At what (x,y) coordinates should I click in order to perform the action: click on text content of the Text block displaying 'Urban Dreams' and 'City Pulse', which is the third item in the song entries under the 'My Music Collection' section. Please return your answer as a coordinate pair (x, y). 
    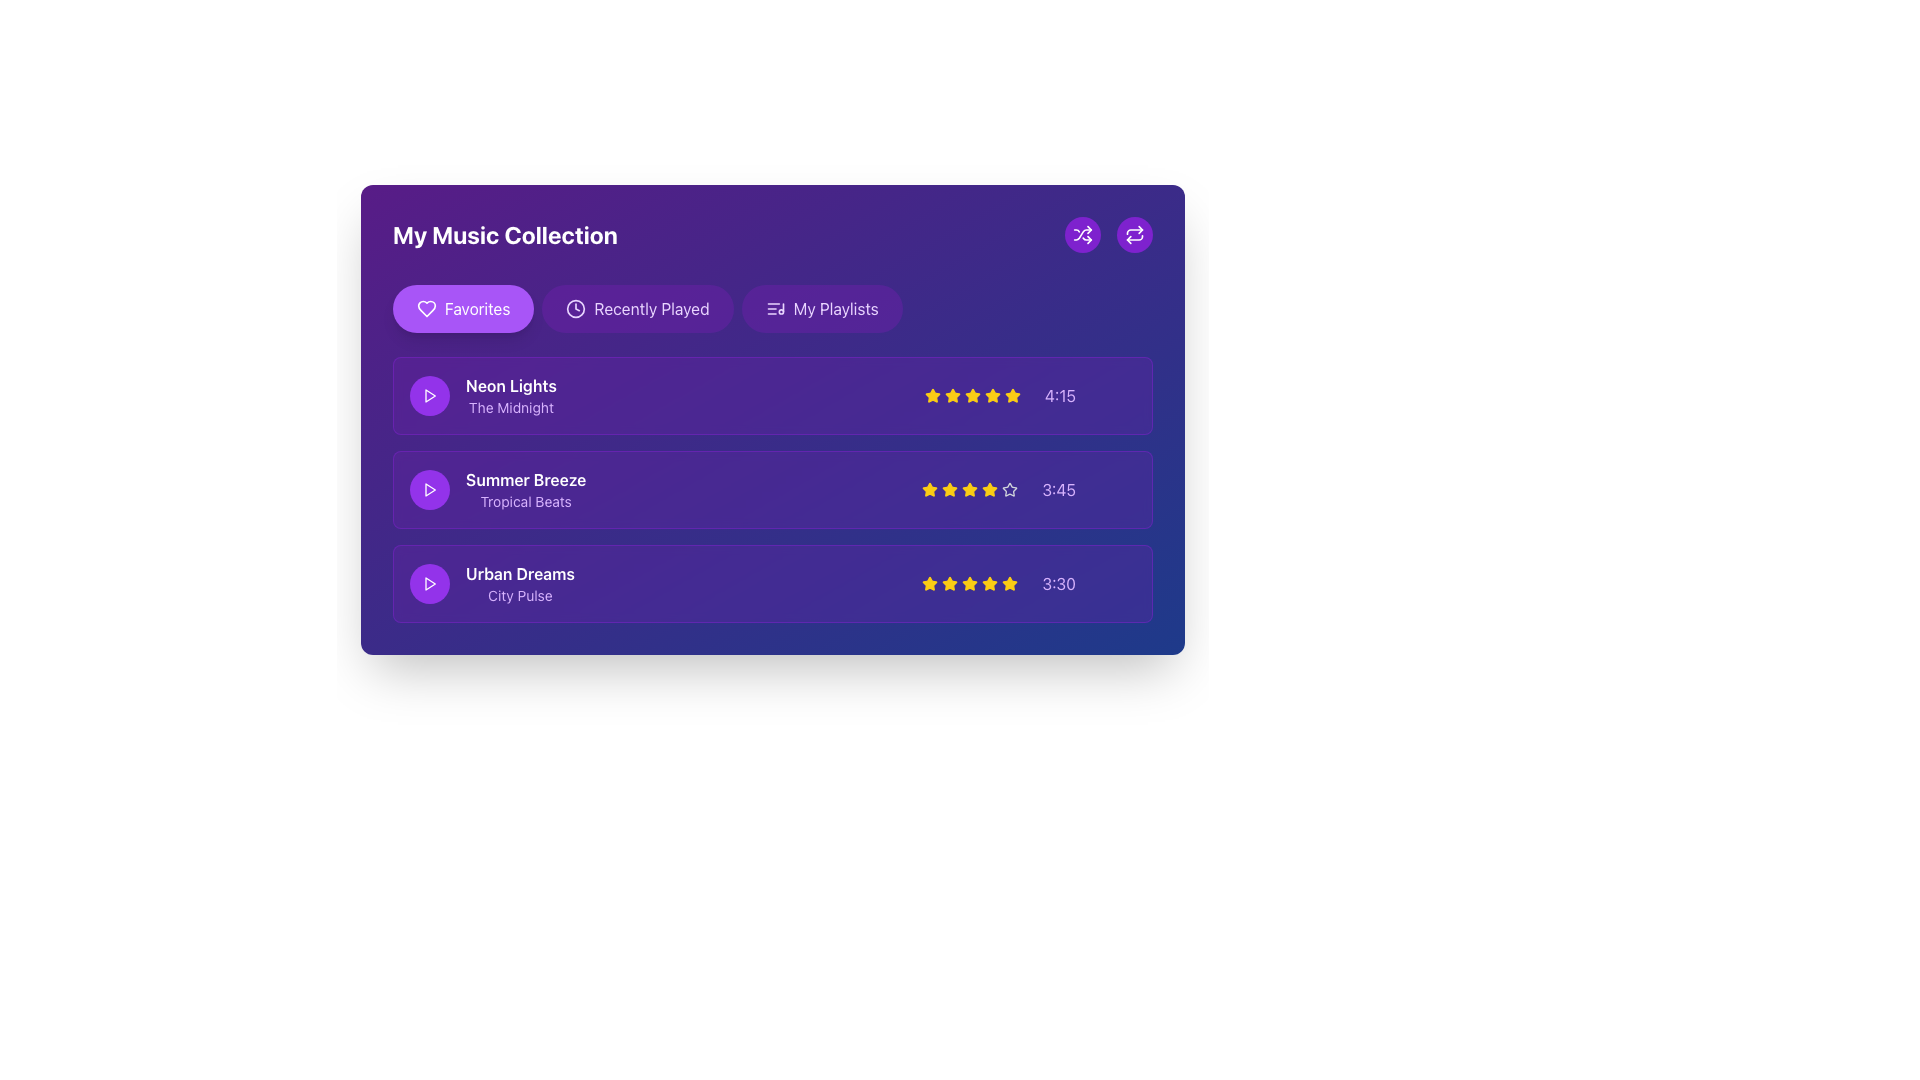
    Looking at the image, I should click on (520, 583).